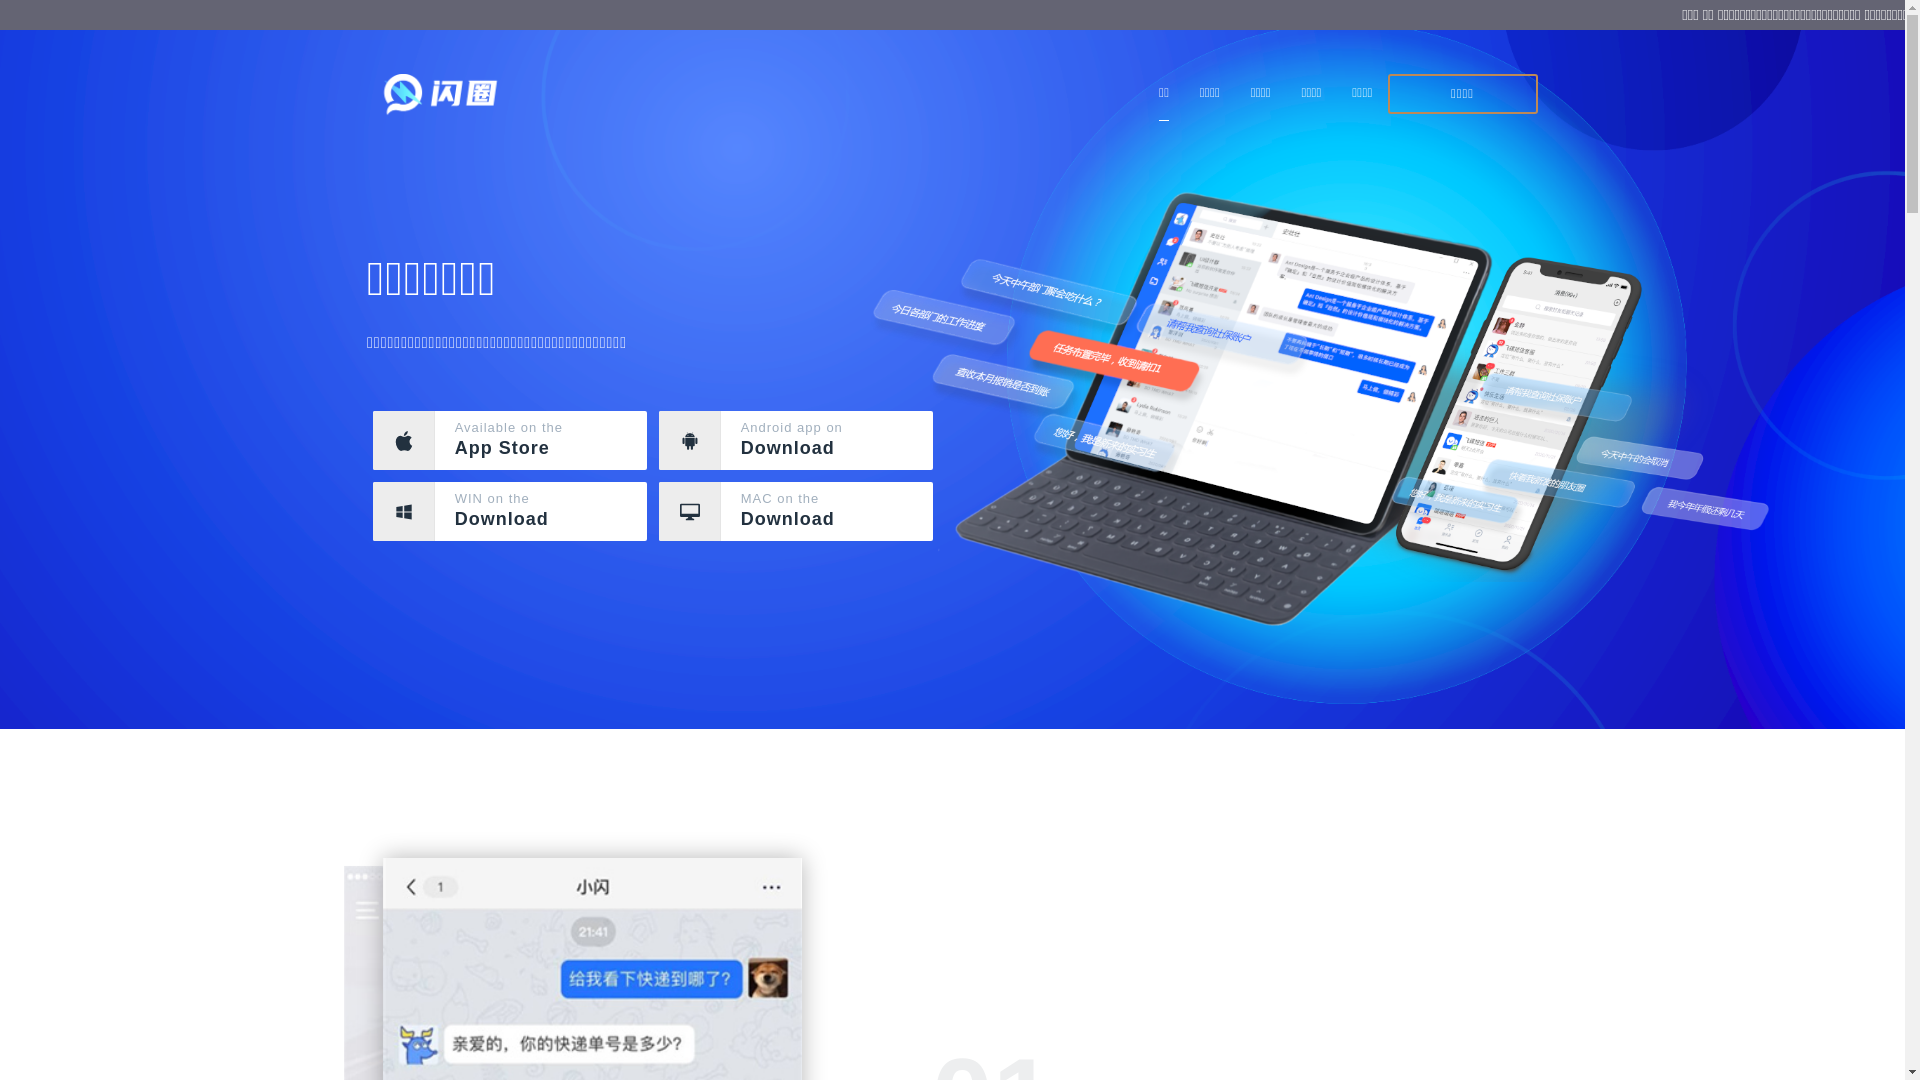 The width and height of the screenshot is (1920, 1080). Describe the element at coordinates (510, 439) in the screenshot. I see `'Available on the` at that location.